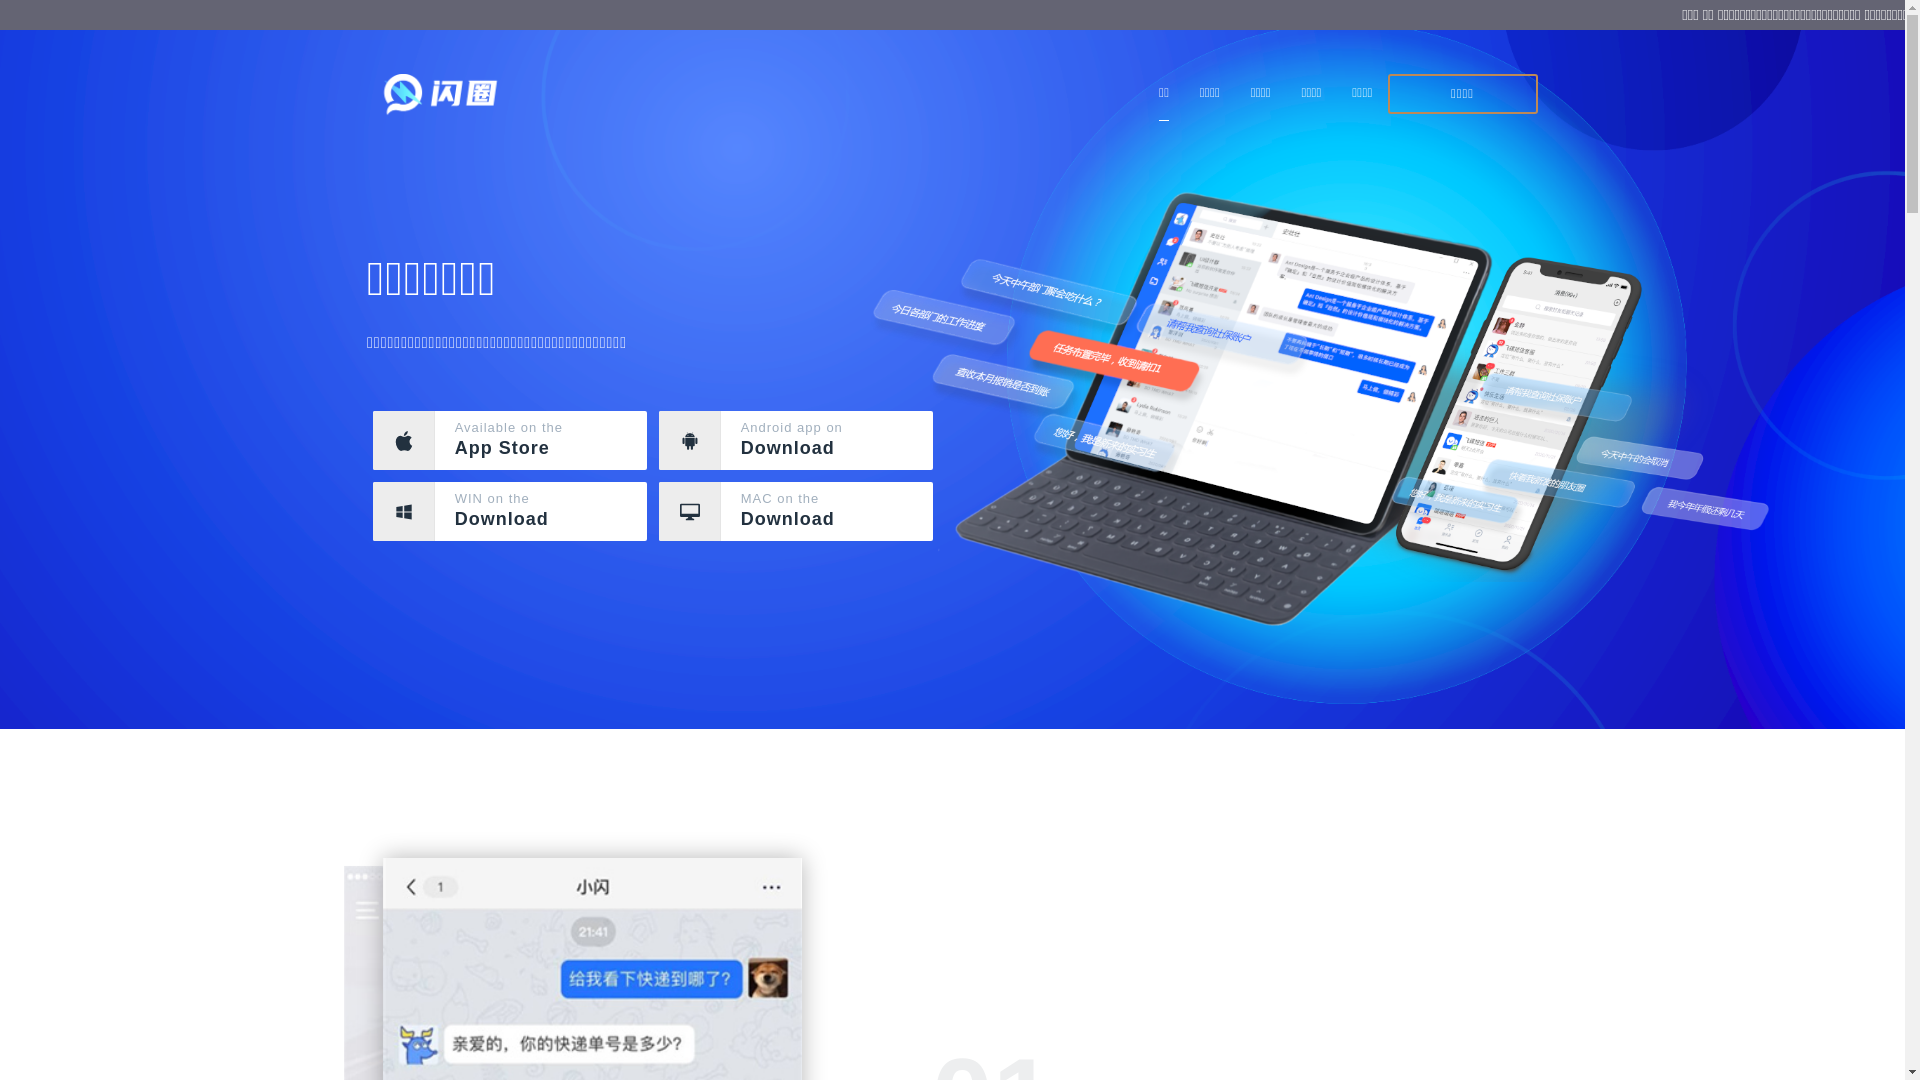 The width and height of the screenshot is (1920, 1080). Describe the element at coordinates (510, 439) in the screenshot. I see `'Available on the` at that location.